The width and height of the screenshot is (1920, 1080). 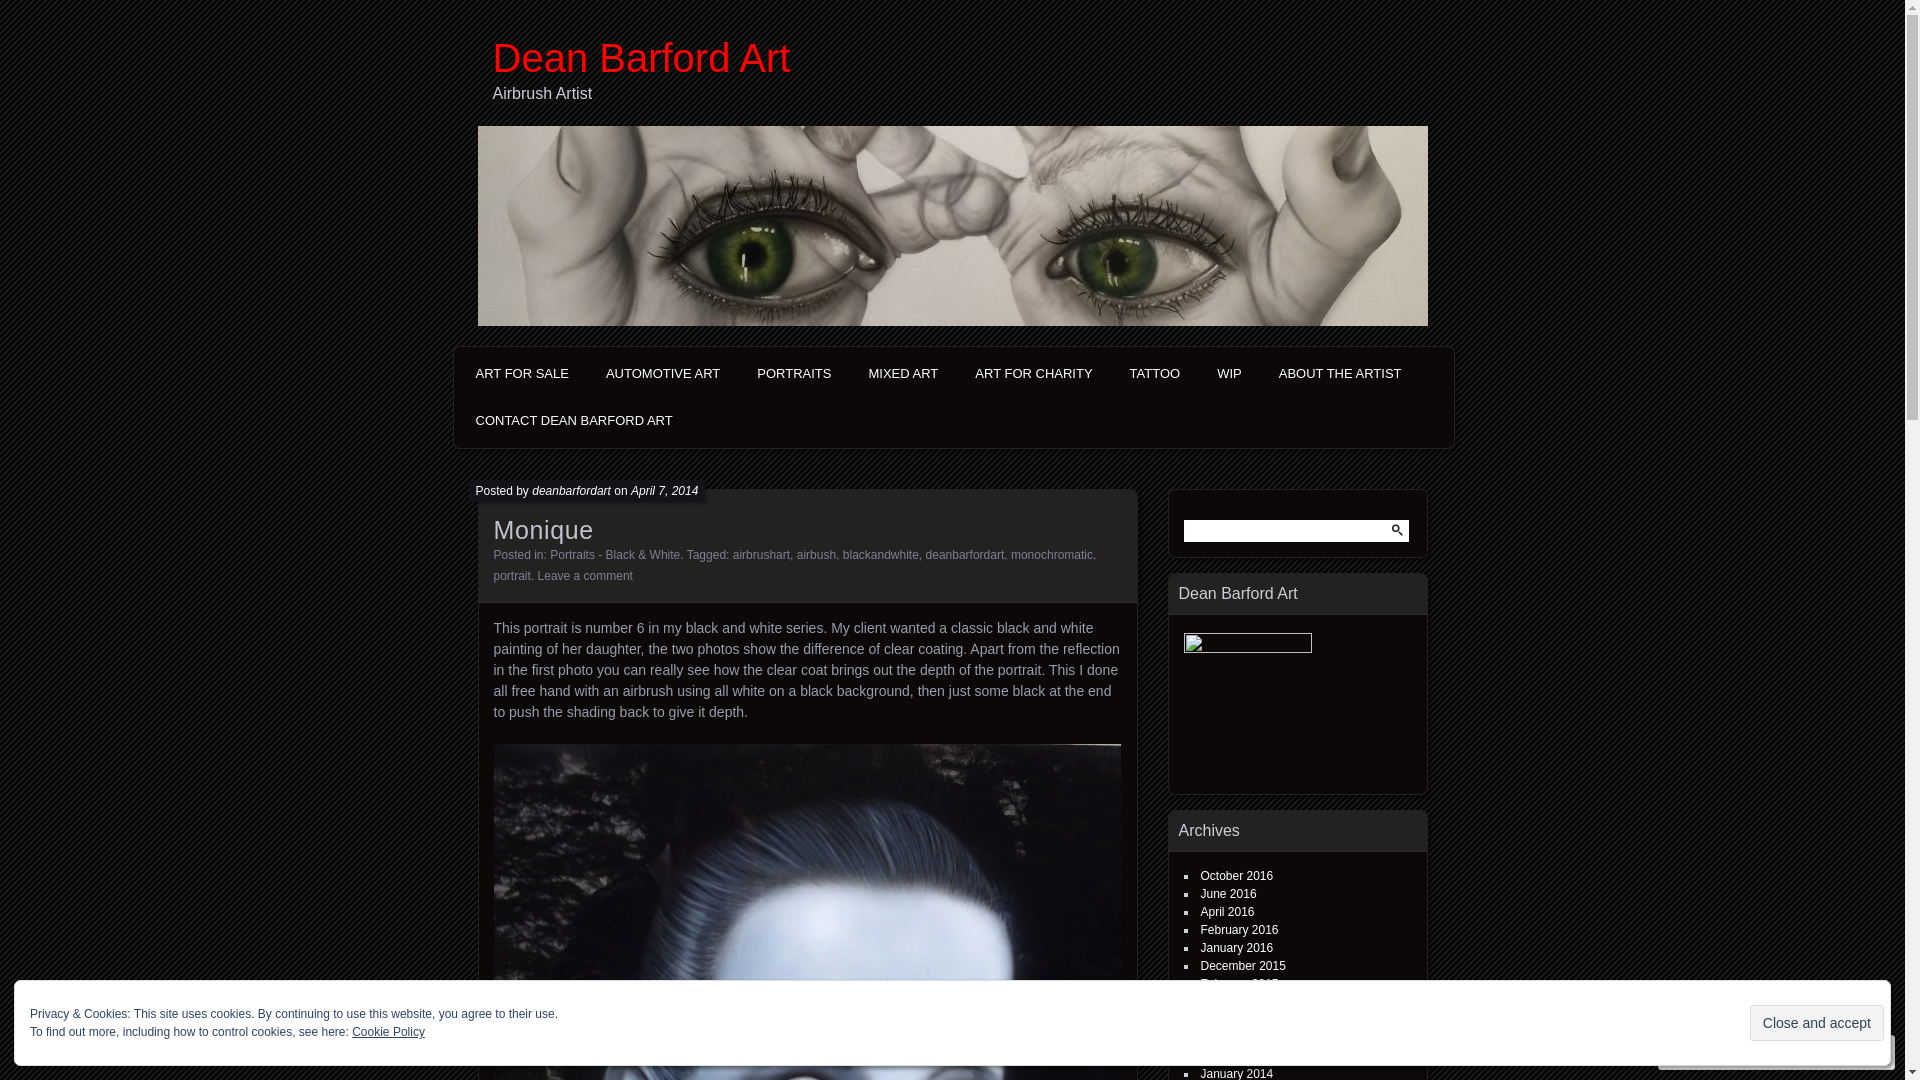 What do you see at coordinates (572, 419) in the screenshot?
I see `'CONTACT DEAN BARFORD ART'` at bounding box center [572, 419].